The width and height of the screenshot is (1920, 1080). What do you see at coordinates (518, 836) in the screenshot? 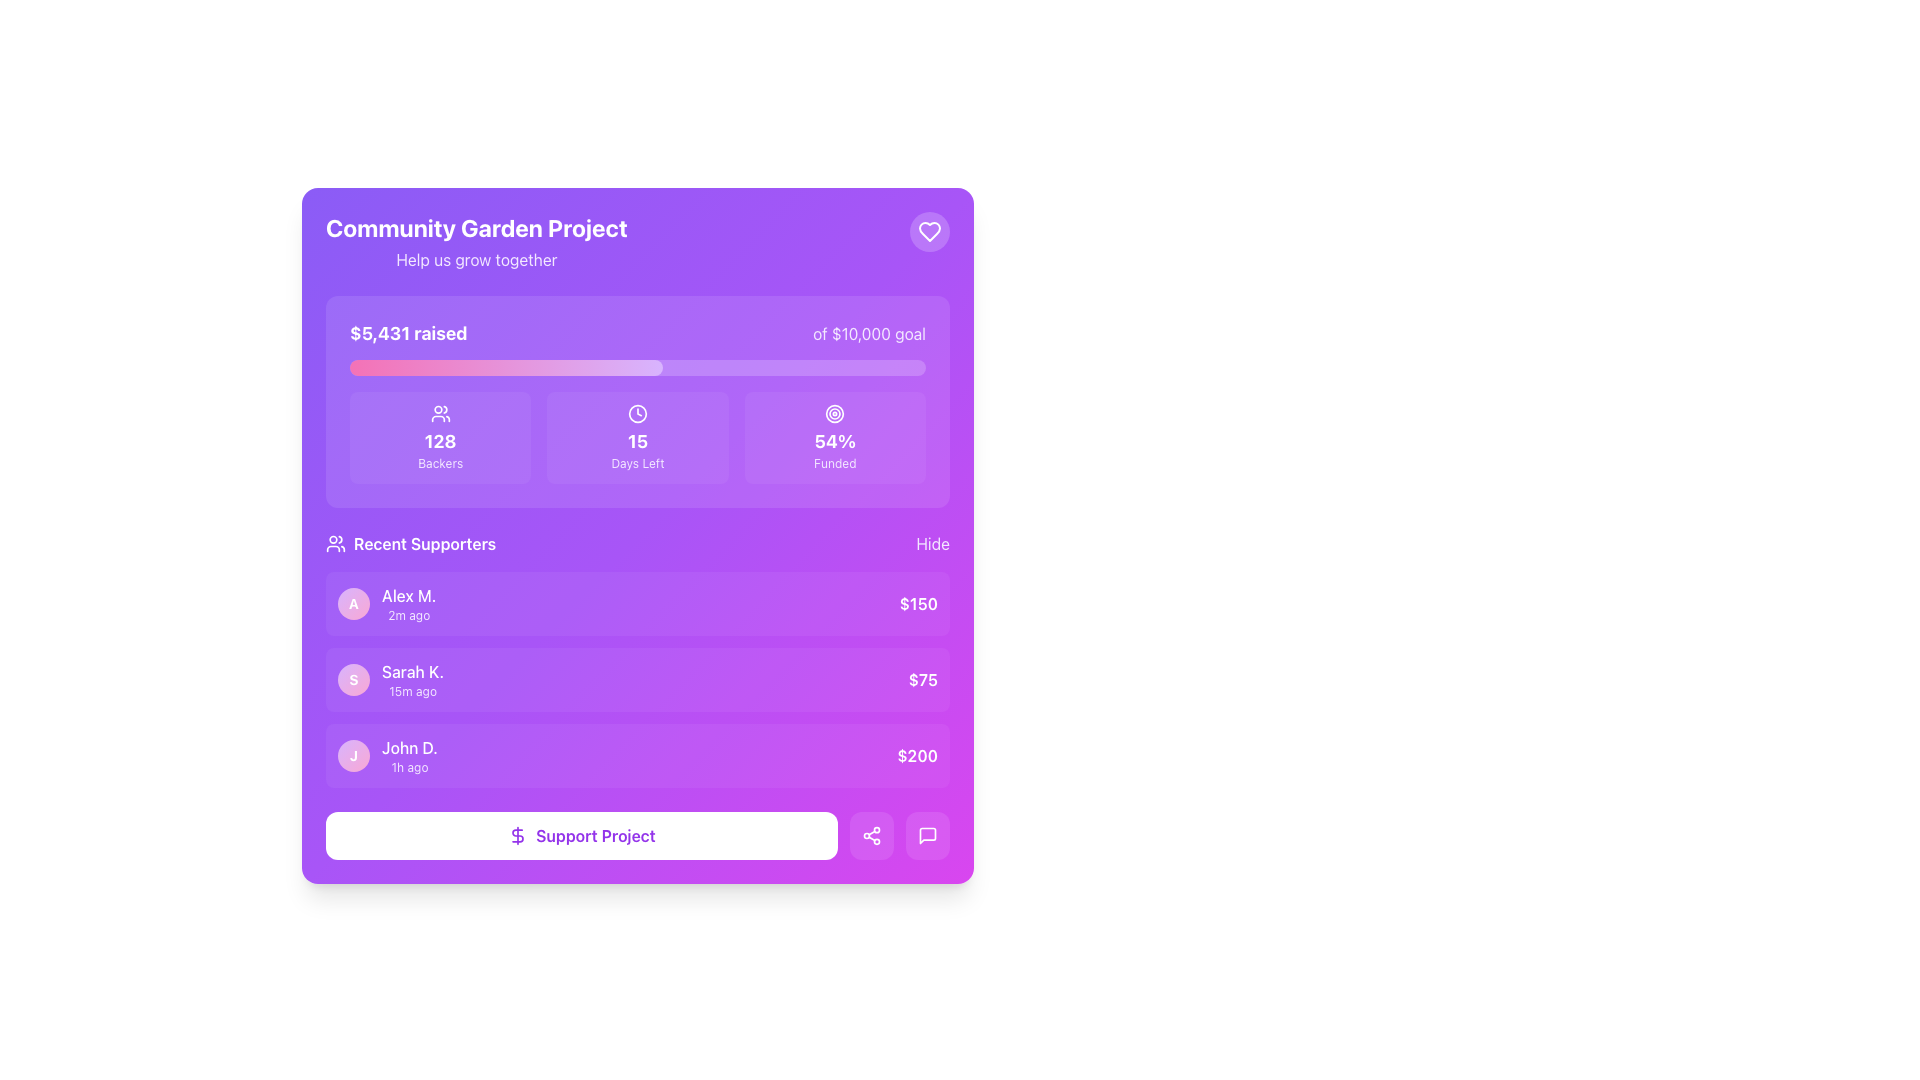
I see `the monetary action icon located` at bounding box center [518, 836].